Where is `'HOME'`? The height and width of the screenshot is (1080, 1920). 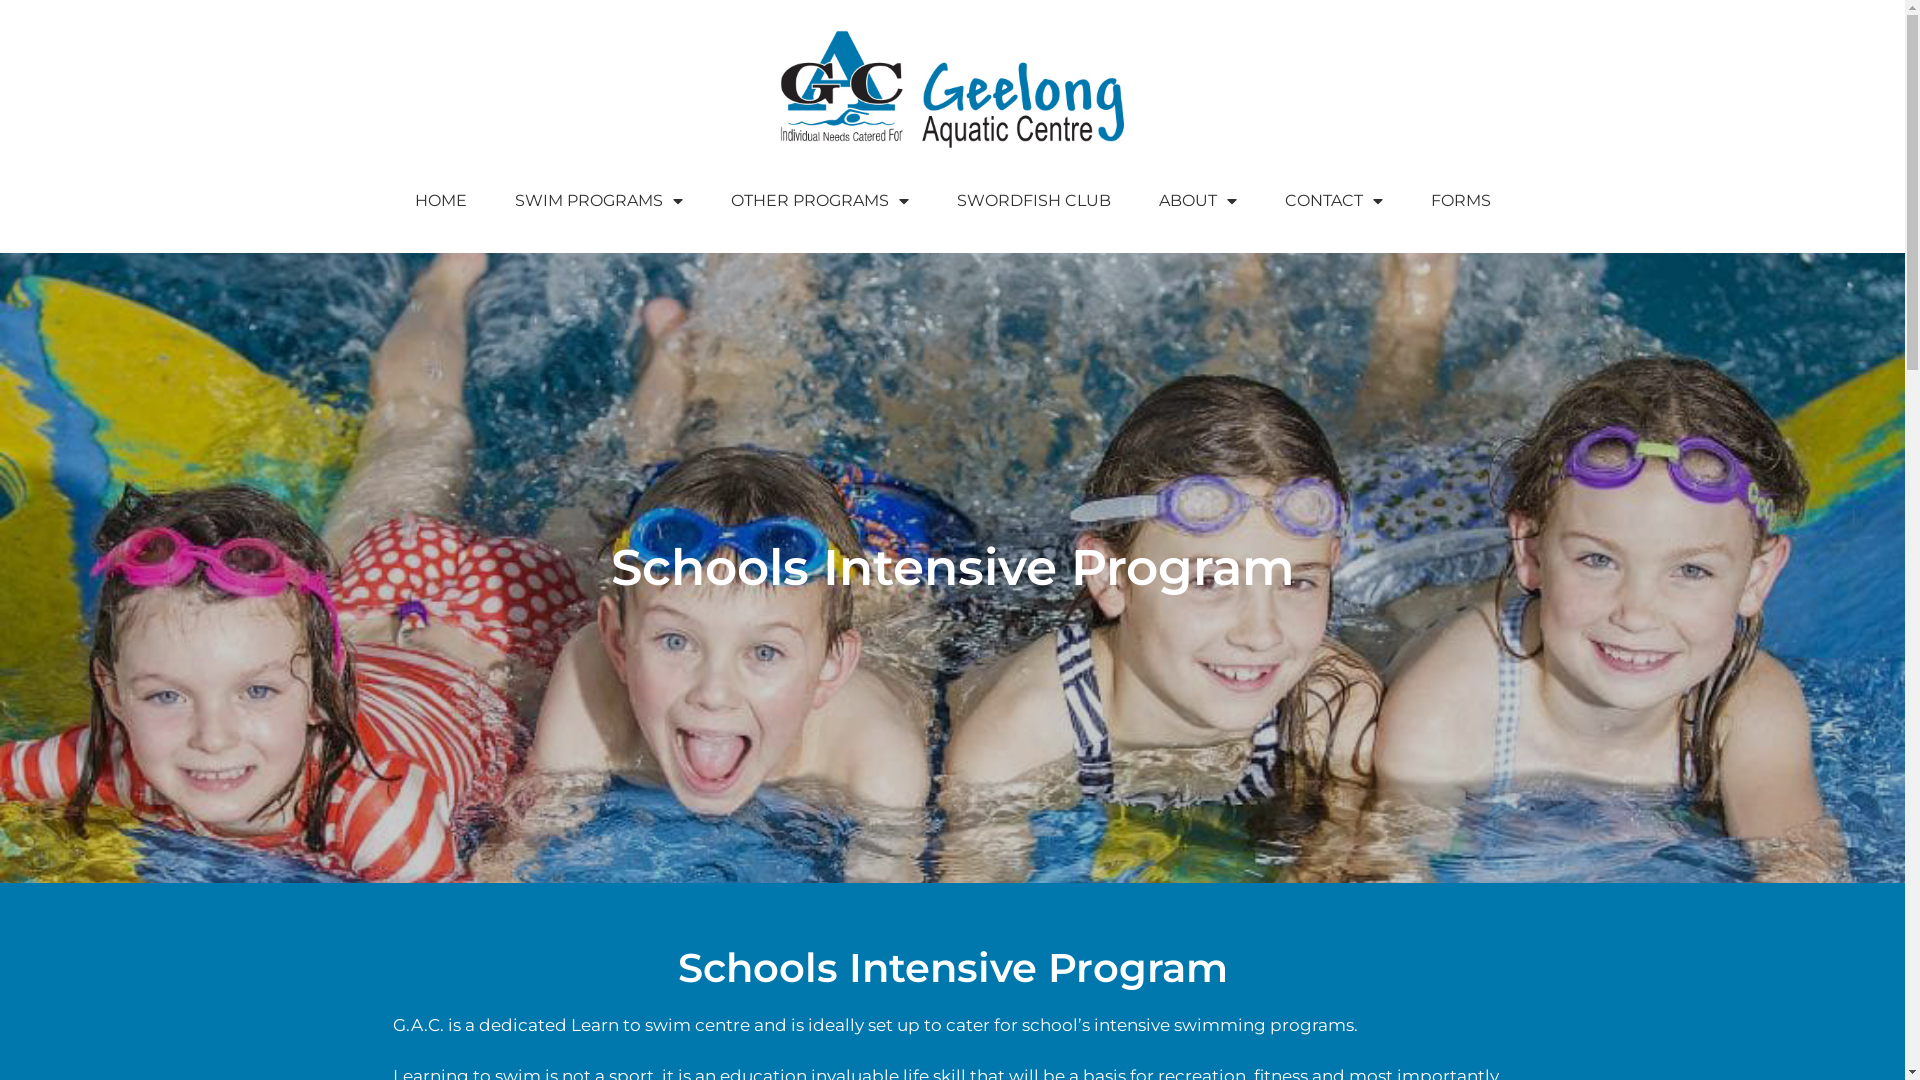 'HOME' is located at coordinates (389, 200).